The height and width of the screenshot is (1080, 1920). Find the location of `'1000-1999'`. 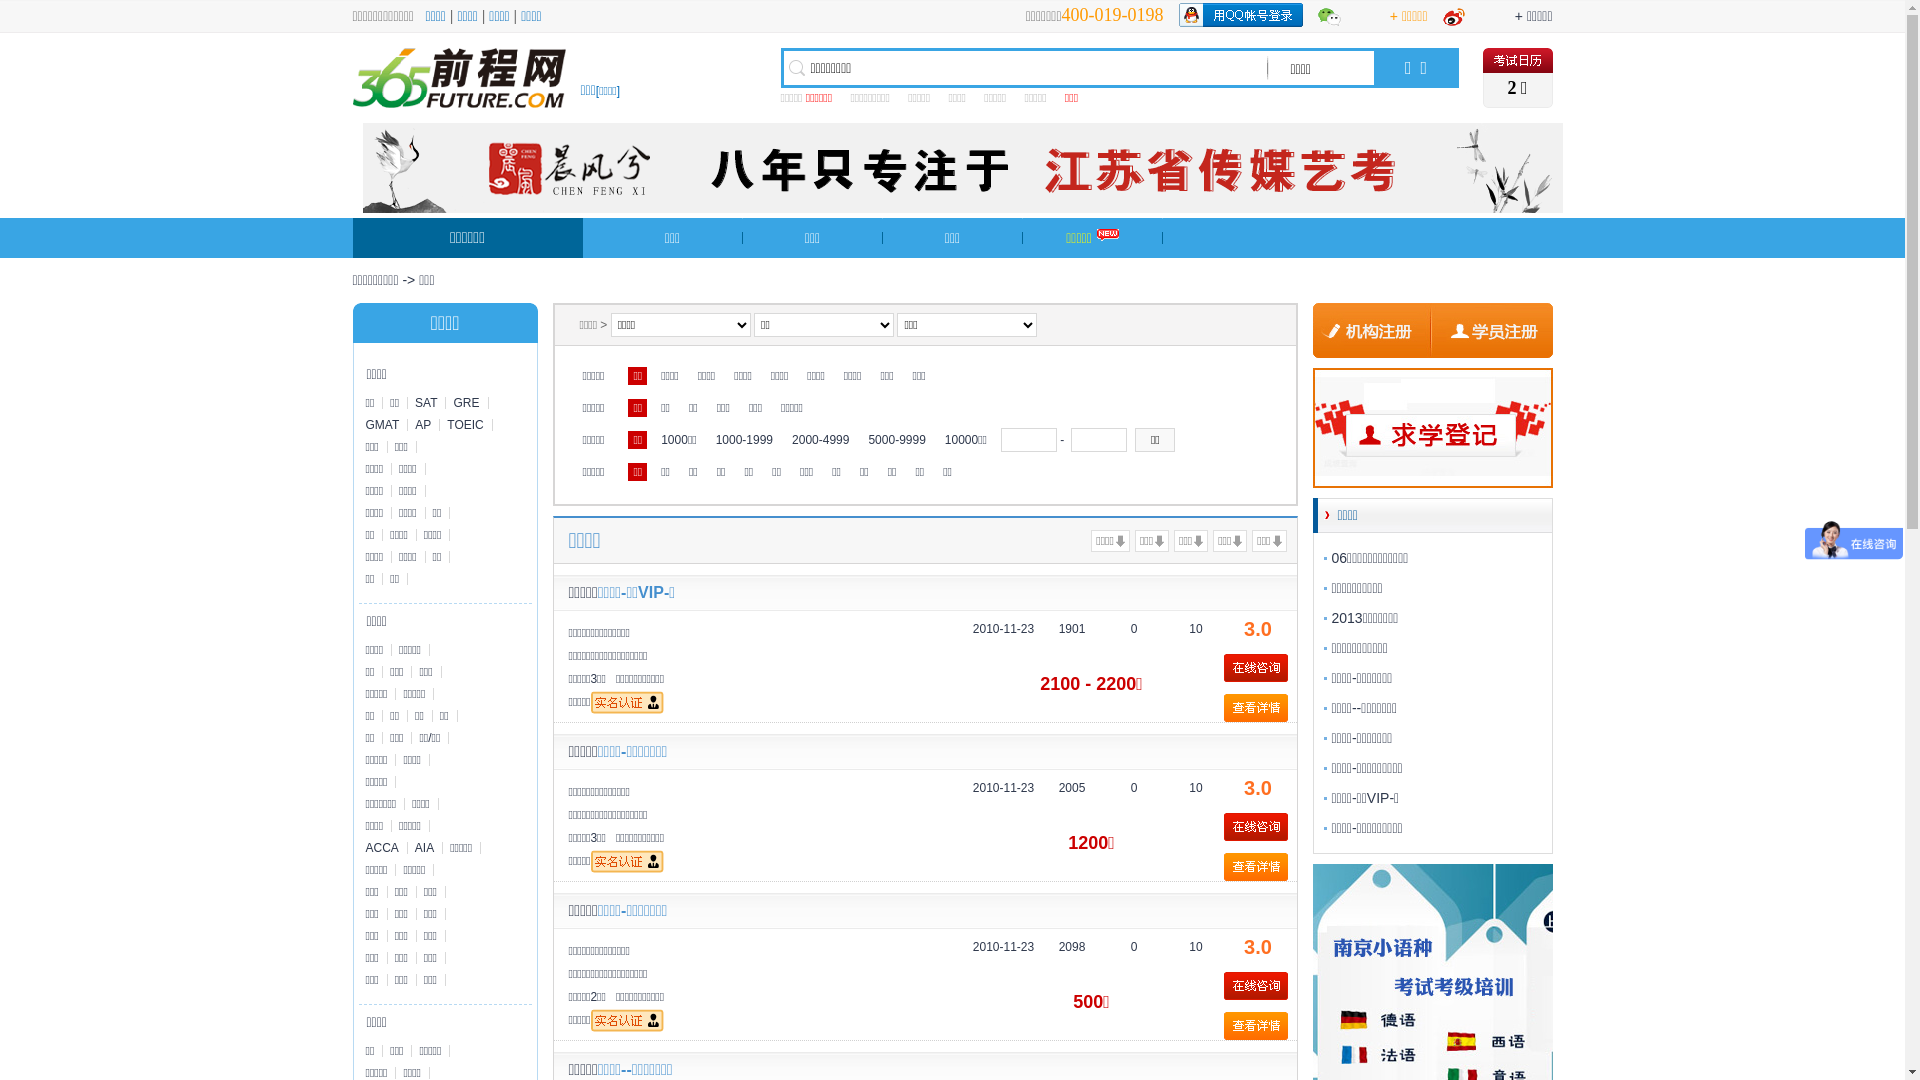

'1000-1999' is located at coordinates (743, 438).